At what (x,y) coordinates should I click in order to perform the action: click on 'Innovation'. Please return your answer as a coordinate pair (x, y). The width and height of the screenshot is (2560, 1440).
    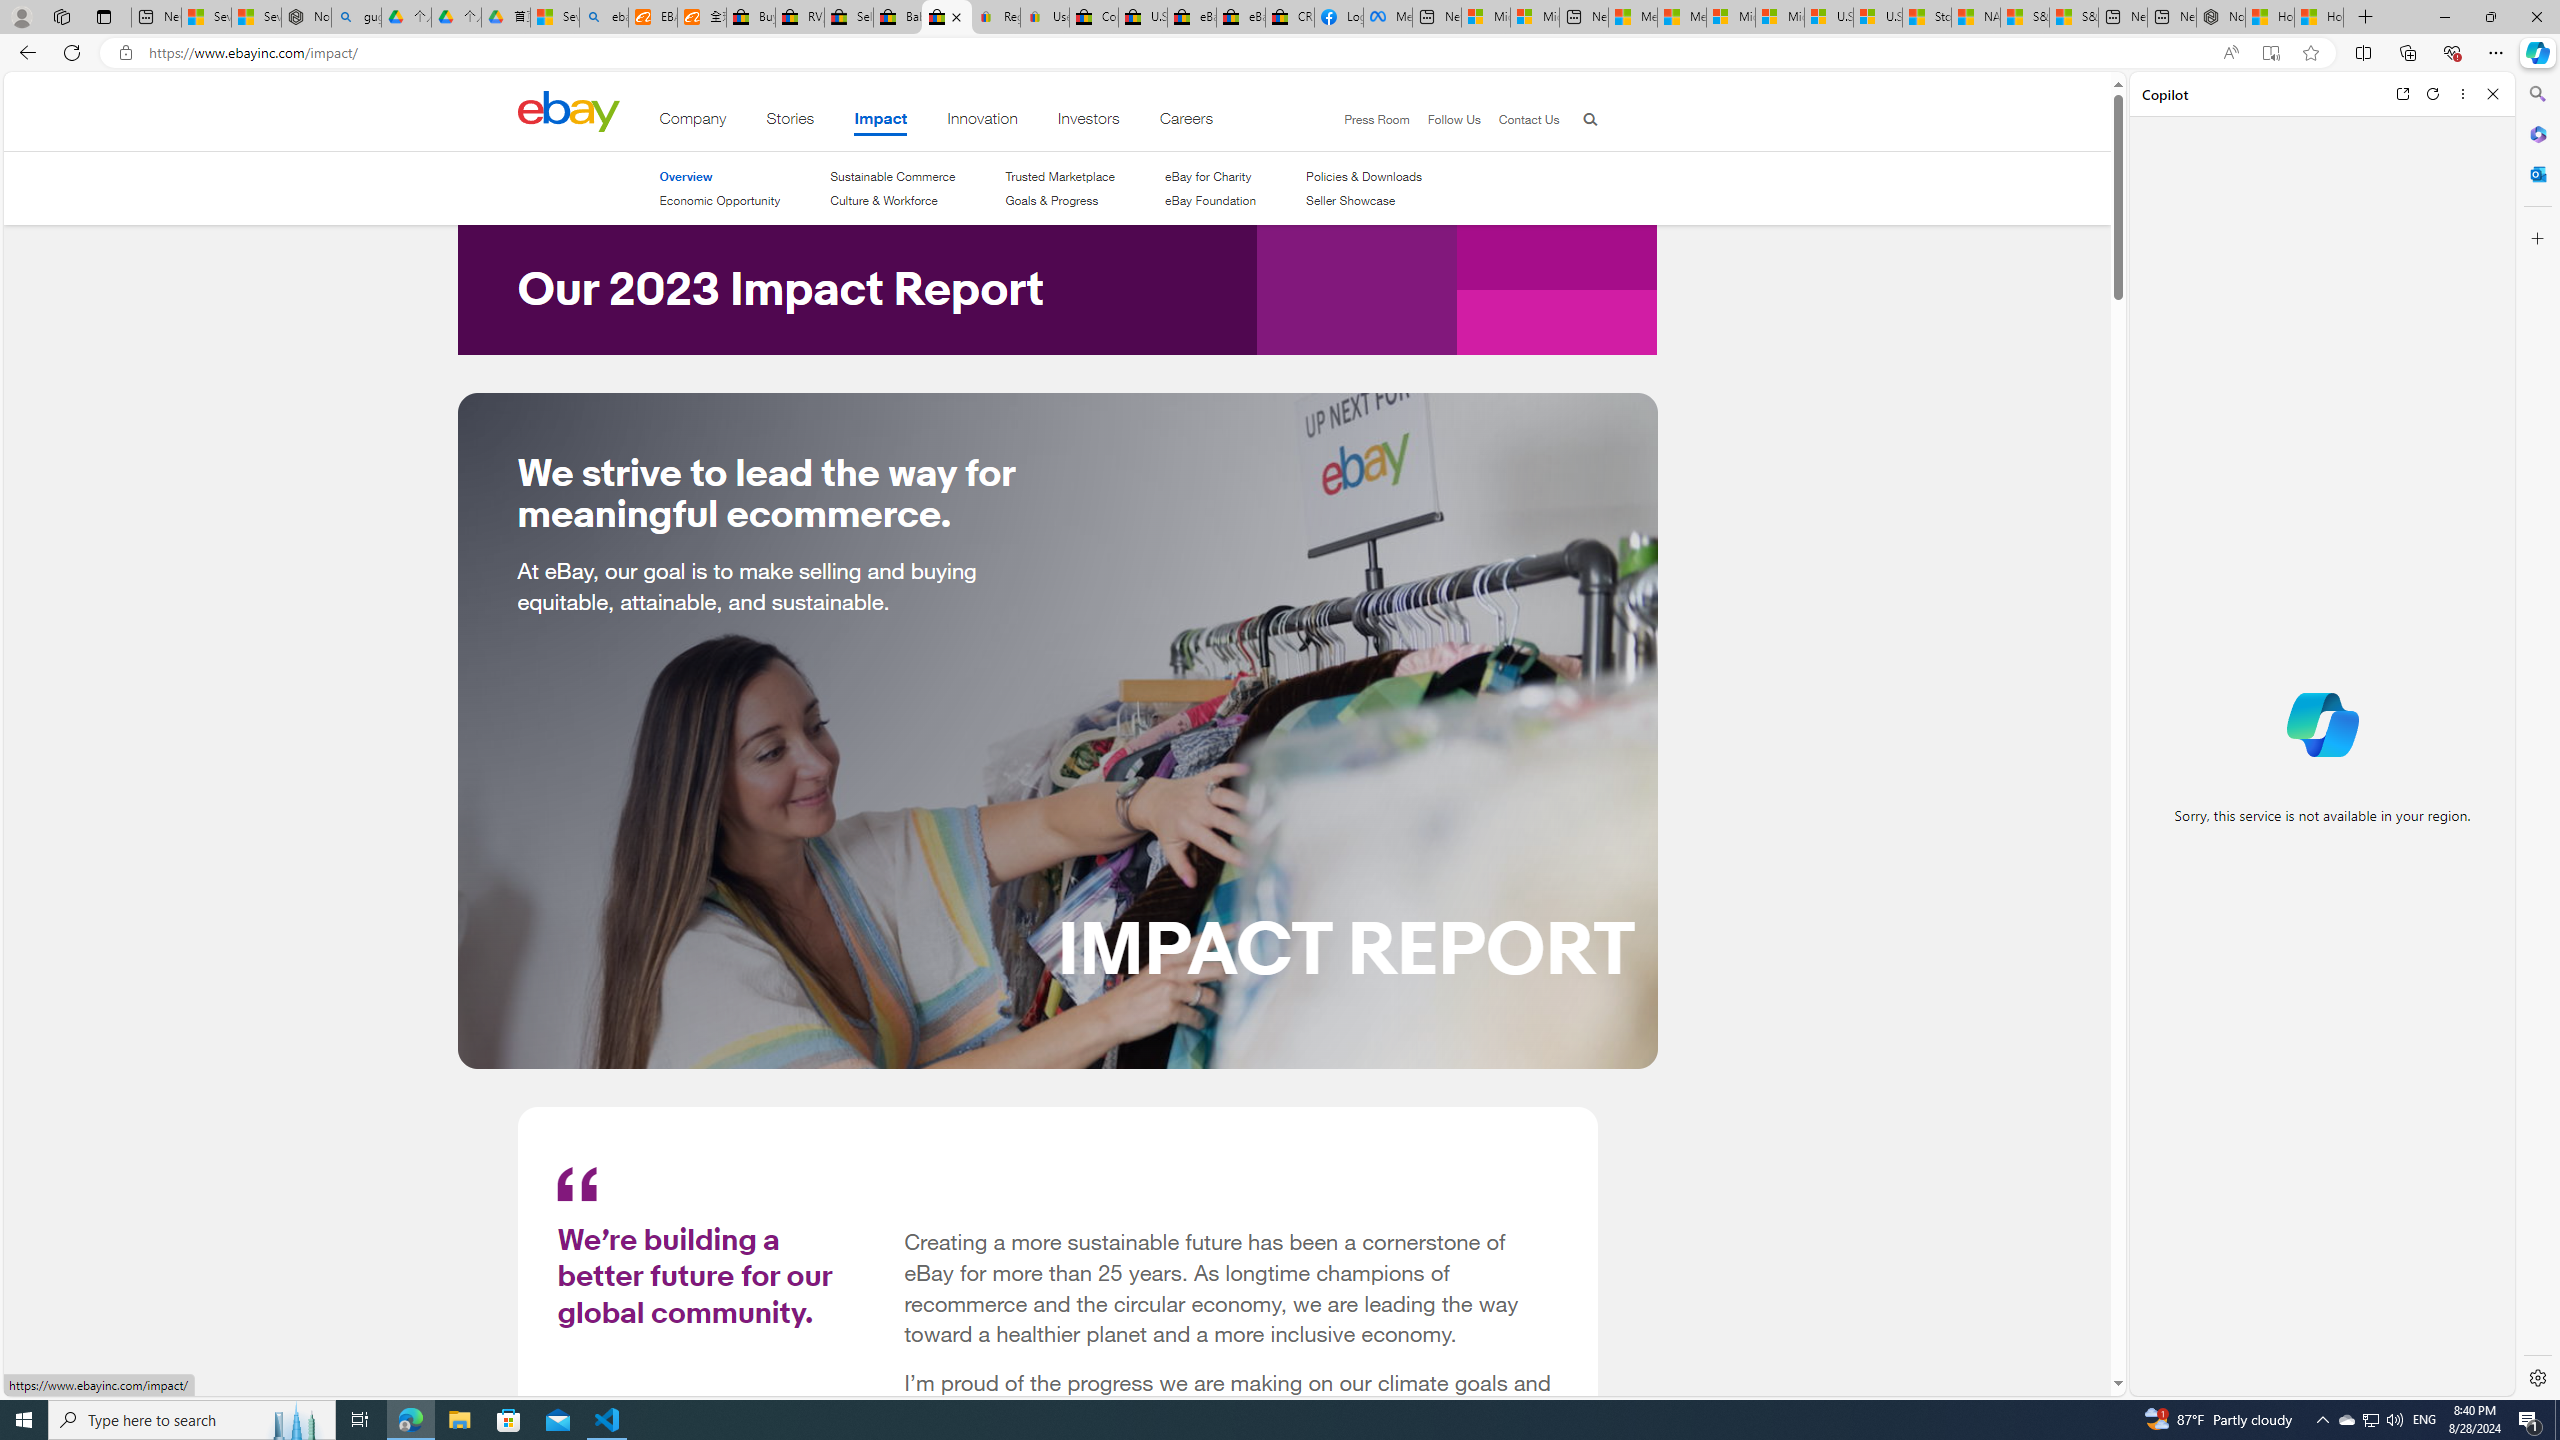
    Looking at the image, I should click on (982, 122).